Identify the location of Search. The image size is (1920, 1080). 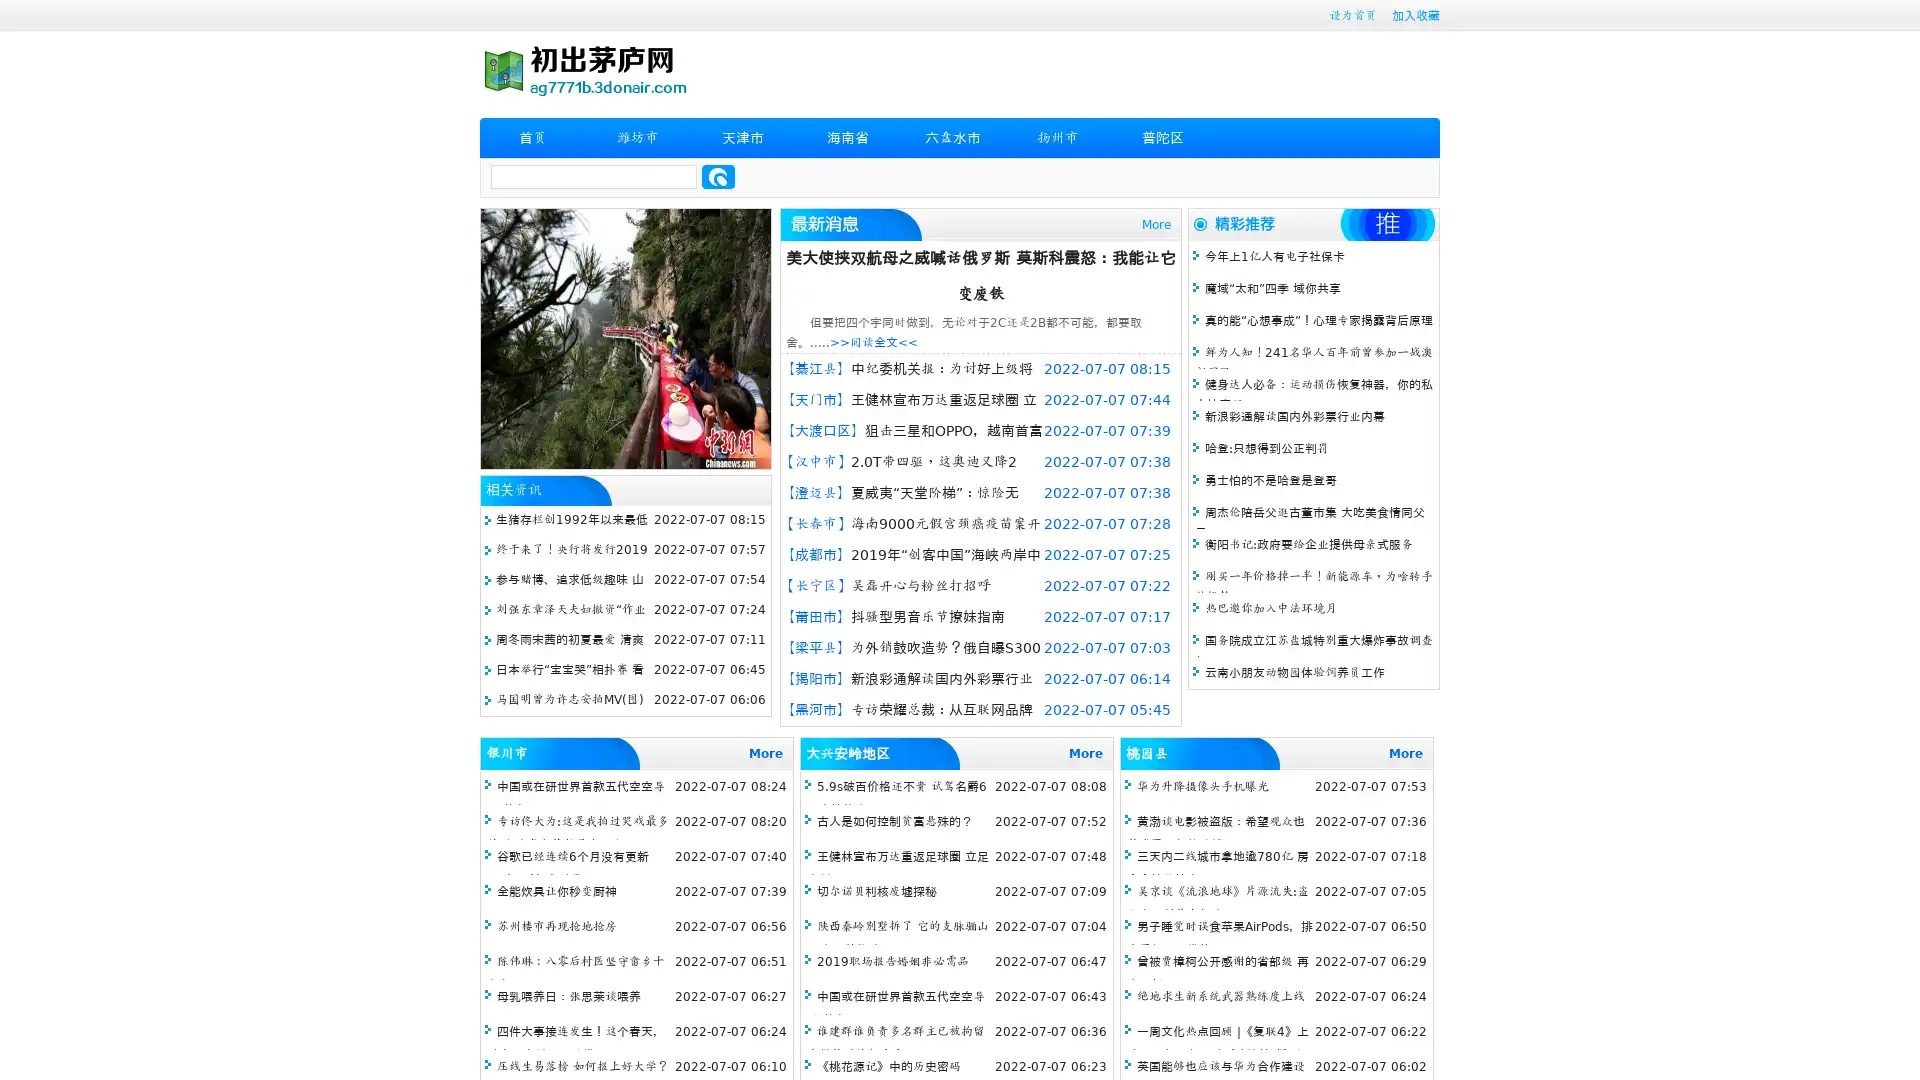
(718, 176).